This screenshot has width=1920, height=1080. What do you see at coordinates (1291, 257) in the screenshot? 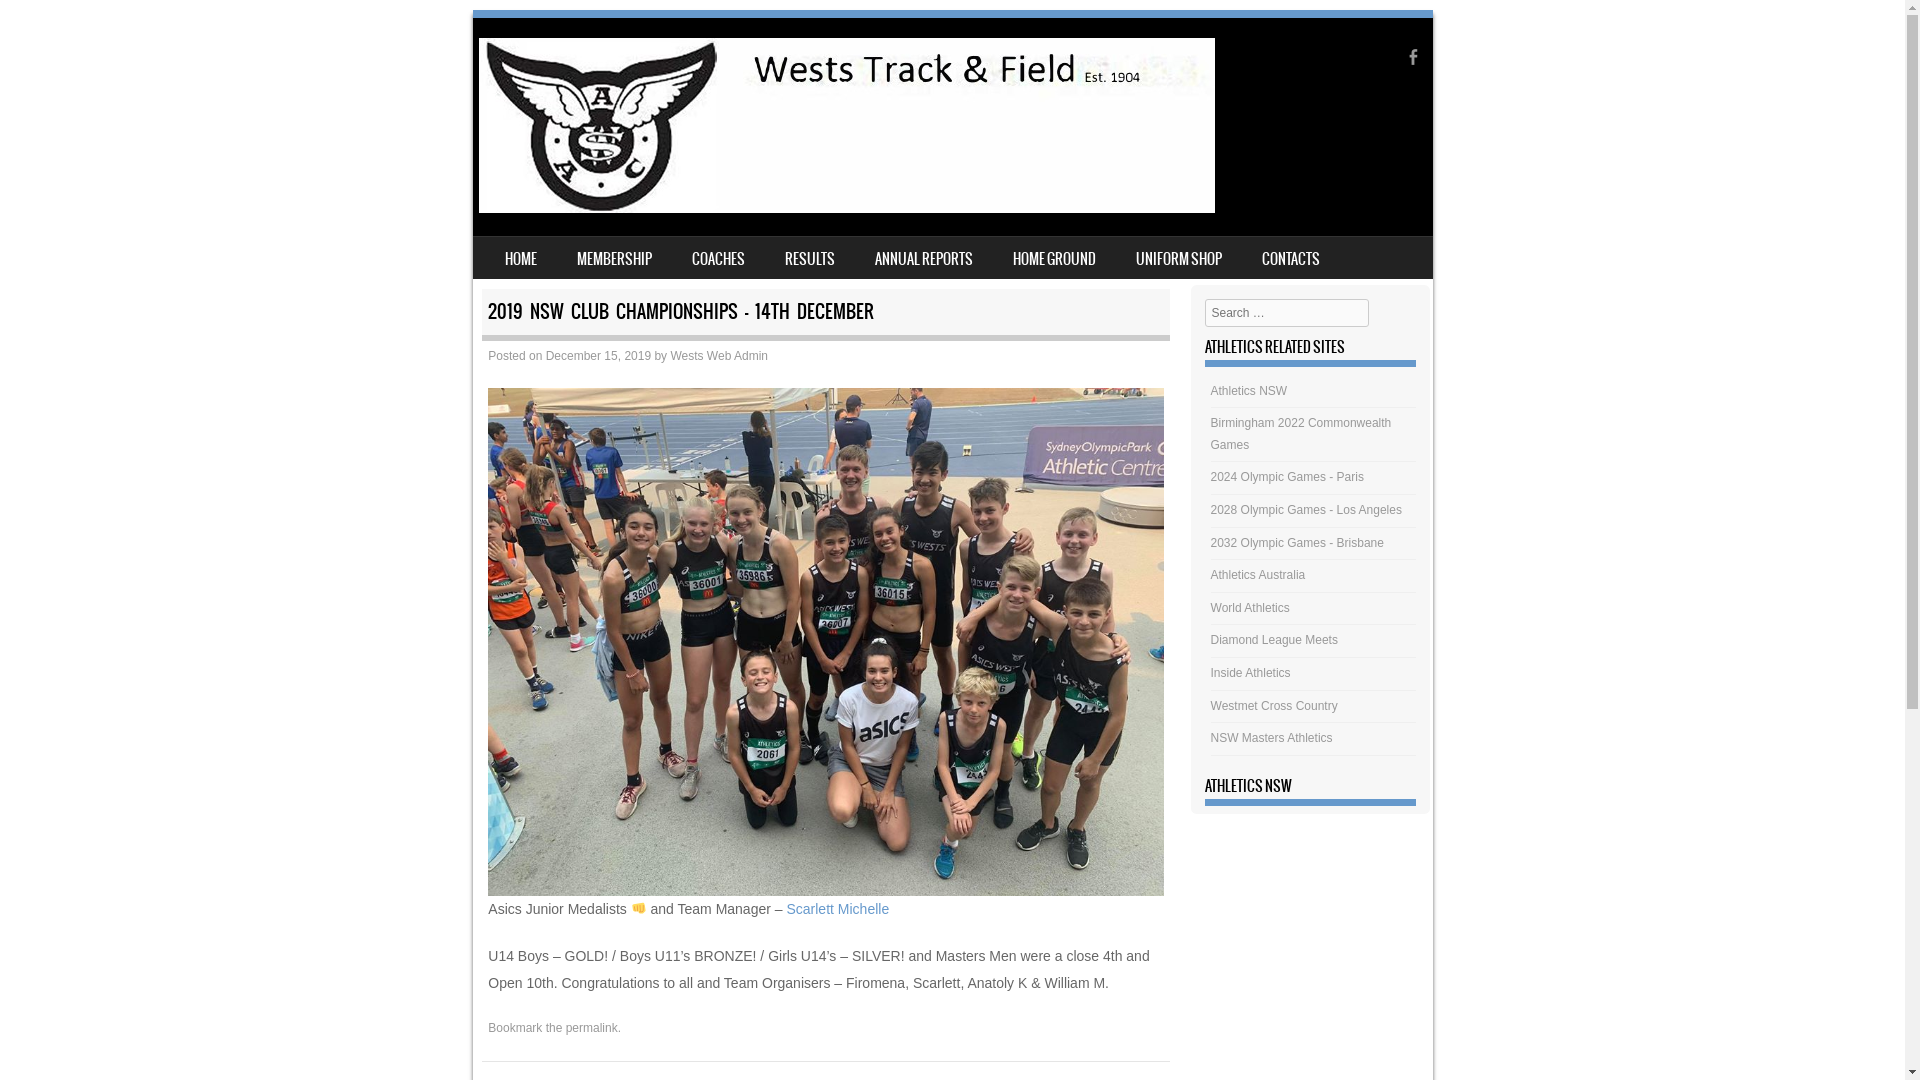
I see `'CONTACTS'` at bounding box center [1291, 257].